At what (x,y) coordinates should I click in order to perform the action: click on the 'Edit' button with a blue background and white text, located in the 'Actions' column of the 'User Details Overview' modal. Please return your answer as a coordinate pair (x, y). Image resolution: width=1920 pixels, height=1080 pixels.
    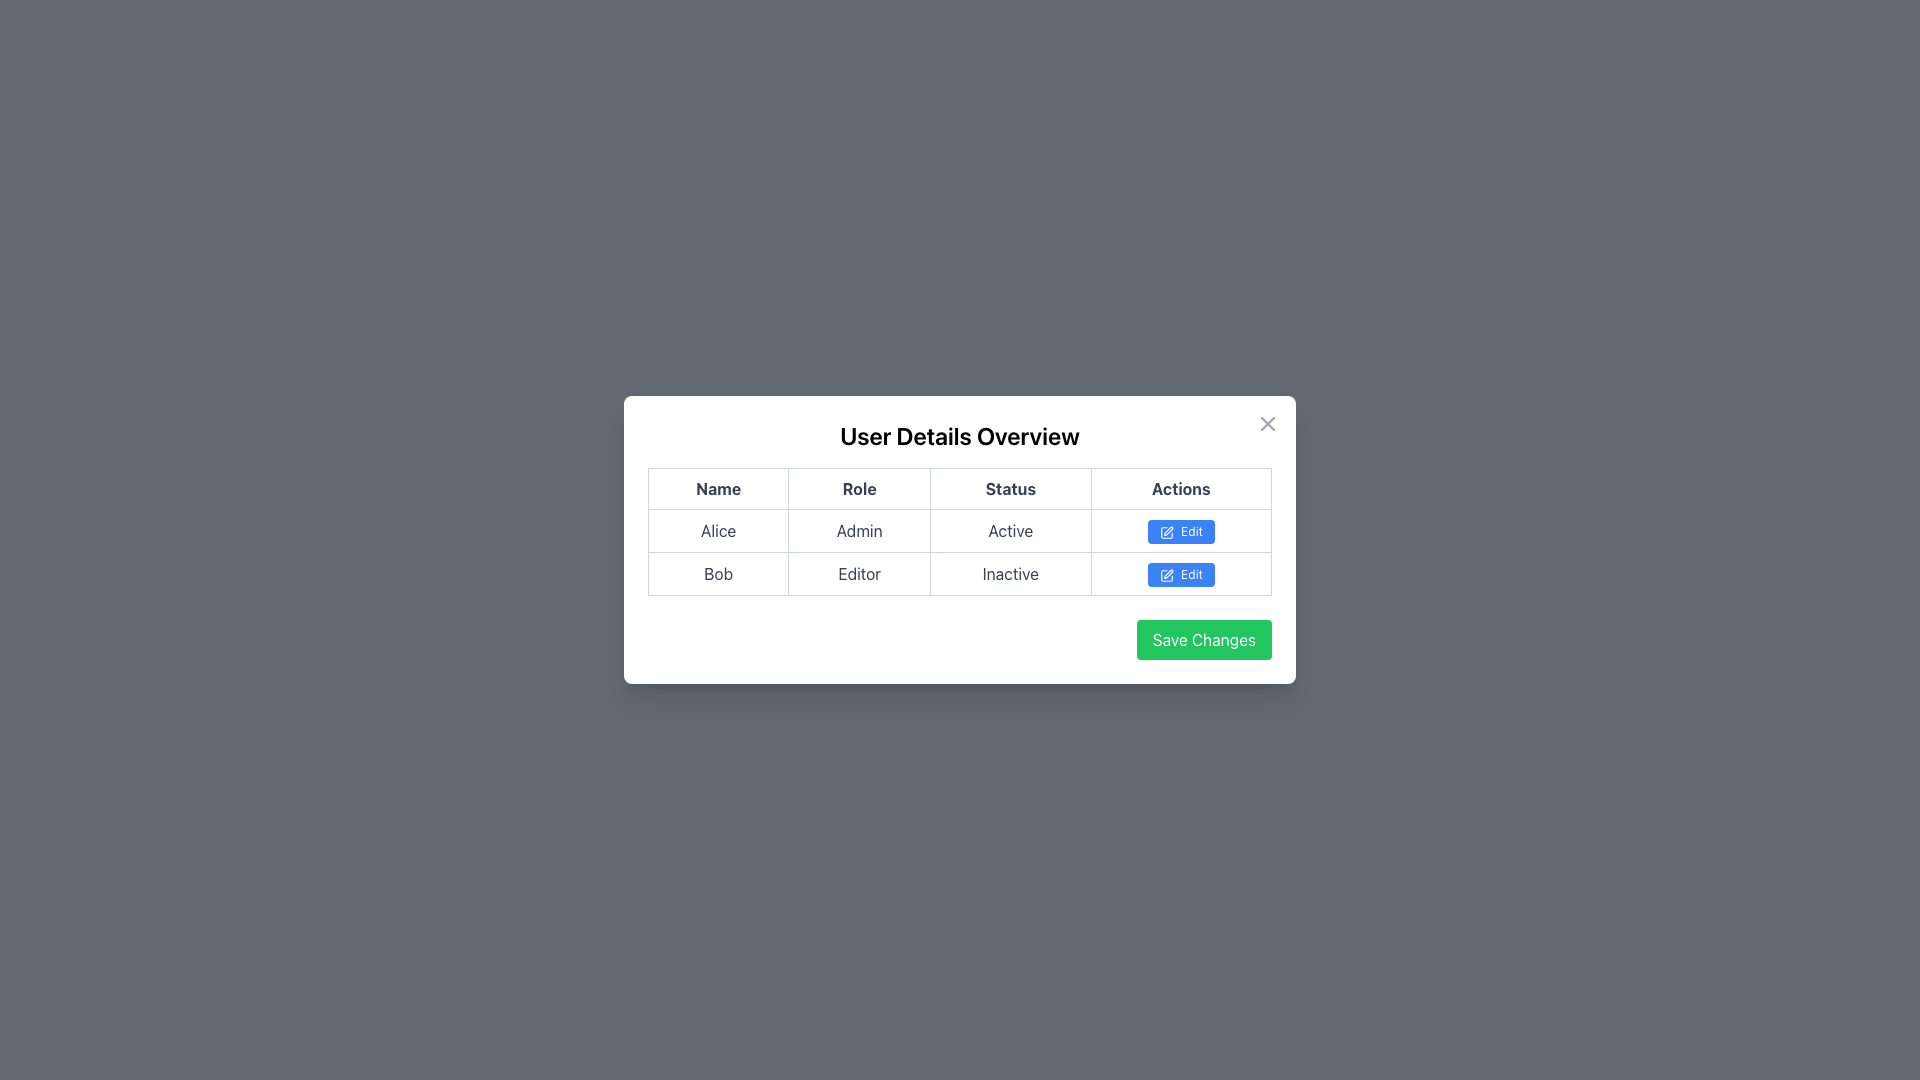
    Looking at the image, I should click on (1181, 531).